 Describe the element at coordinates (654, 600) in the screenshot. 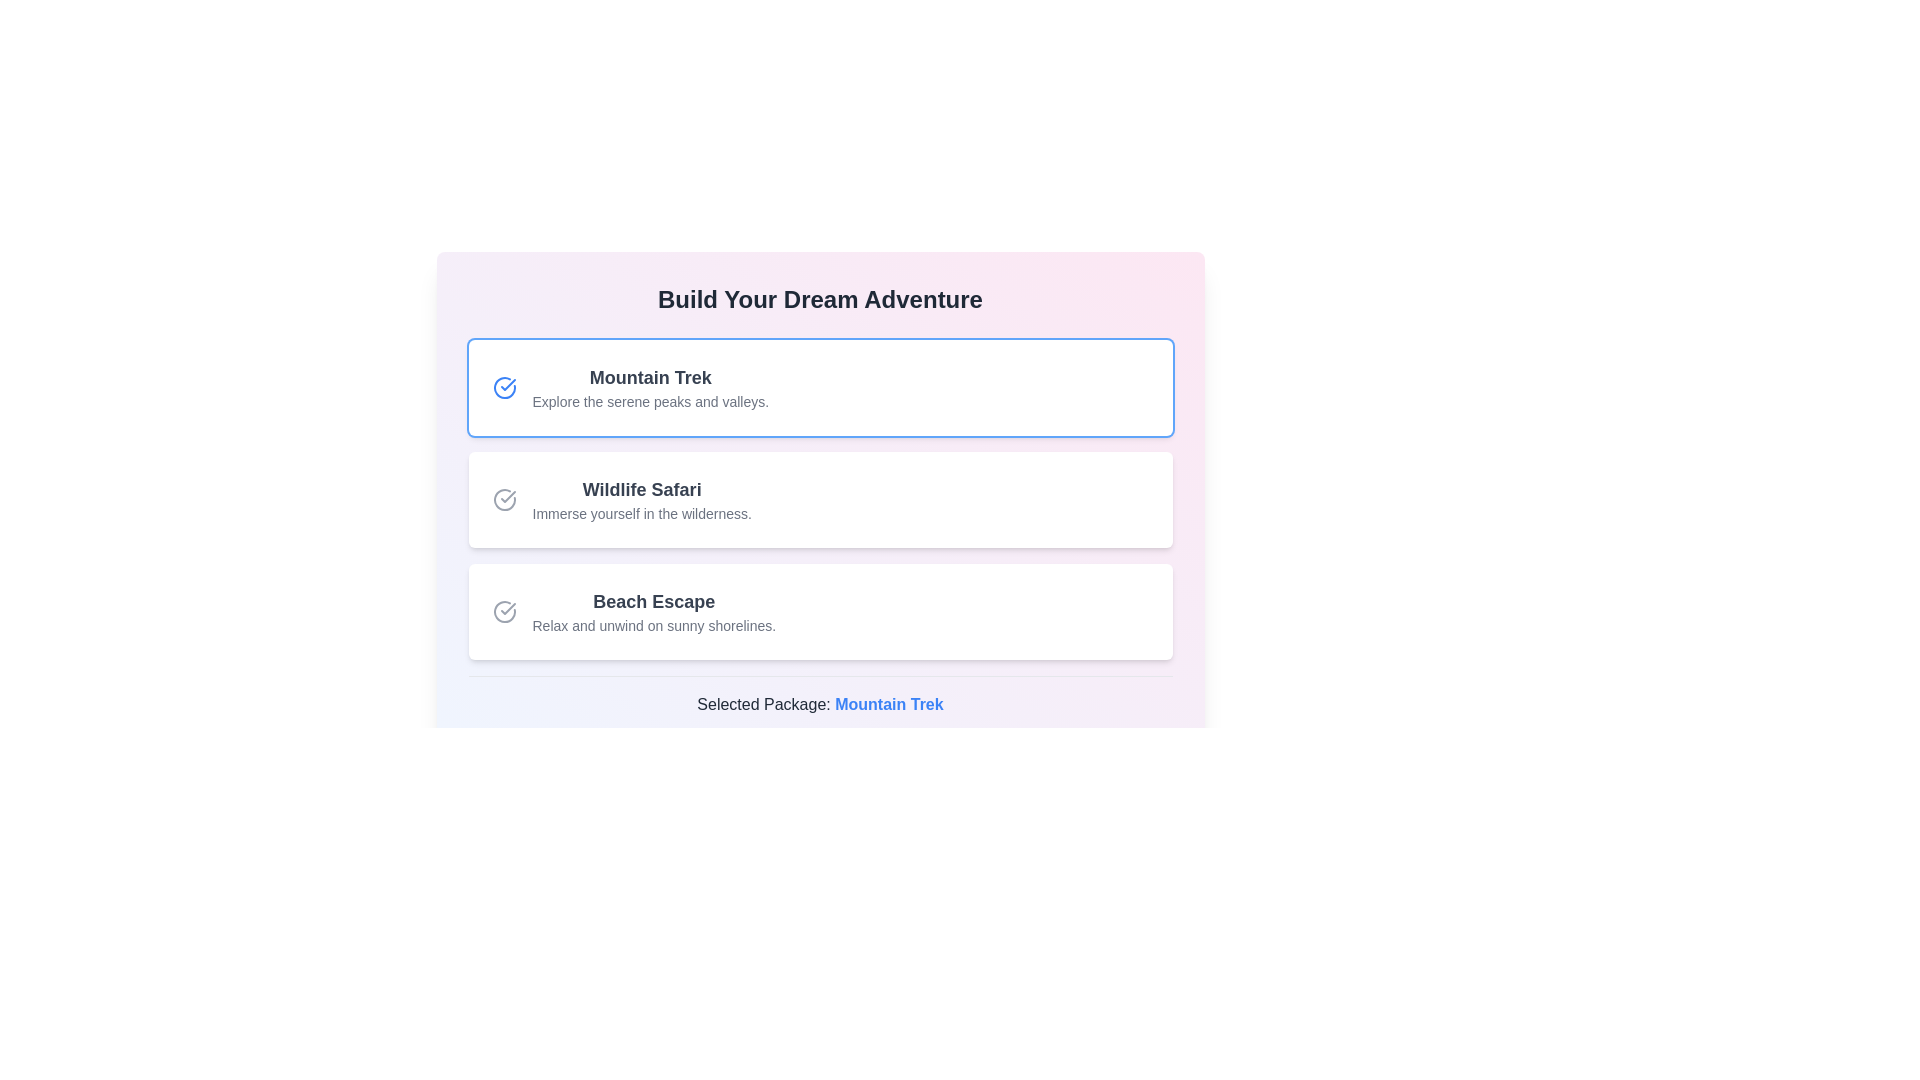

I see `the text label displaying 'Beach Escape', which is styled in bold and dark gray, located at the top of the third option card` at that location.